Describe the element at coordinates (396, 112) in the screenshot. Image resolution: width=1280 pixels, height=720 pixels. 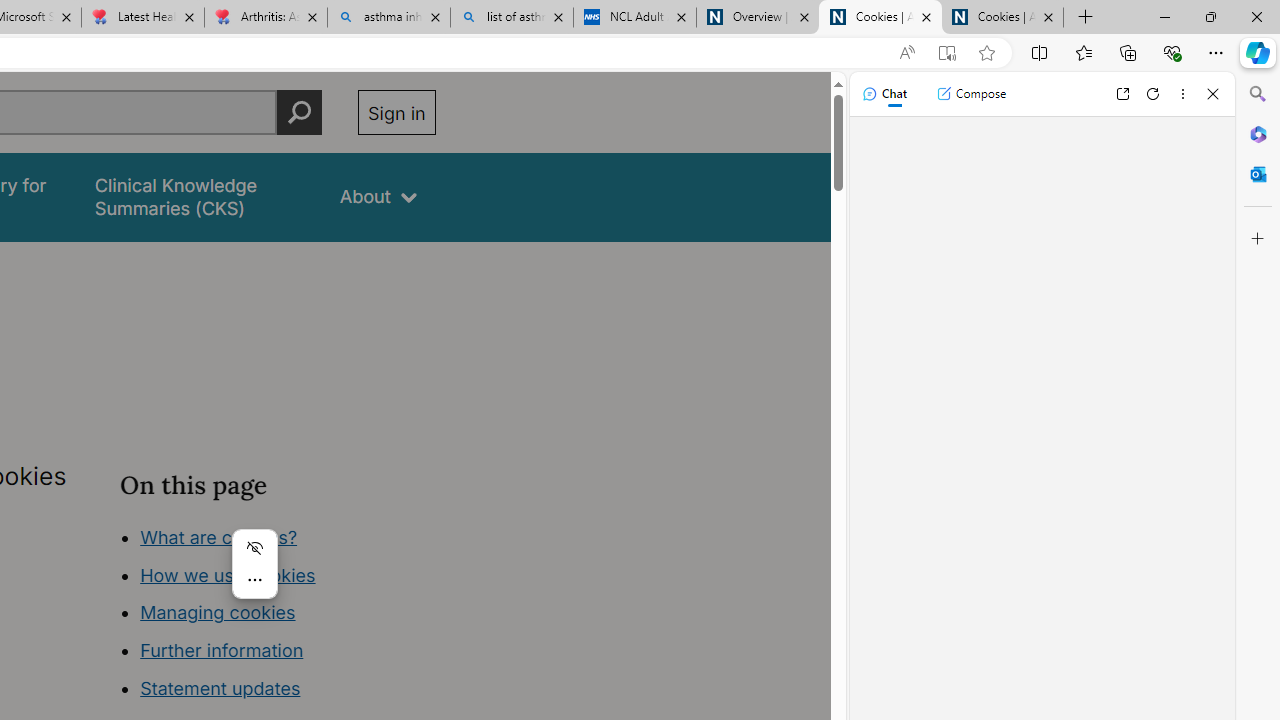
I see `'Sign in'` at that location.